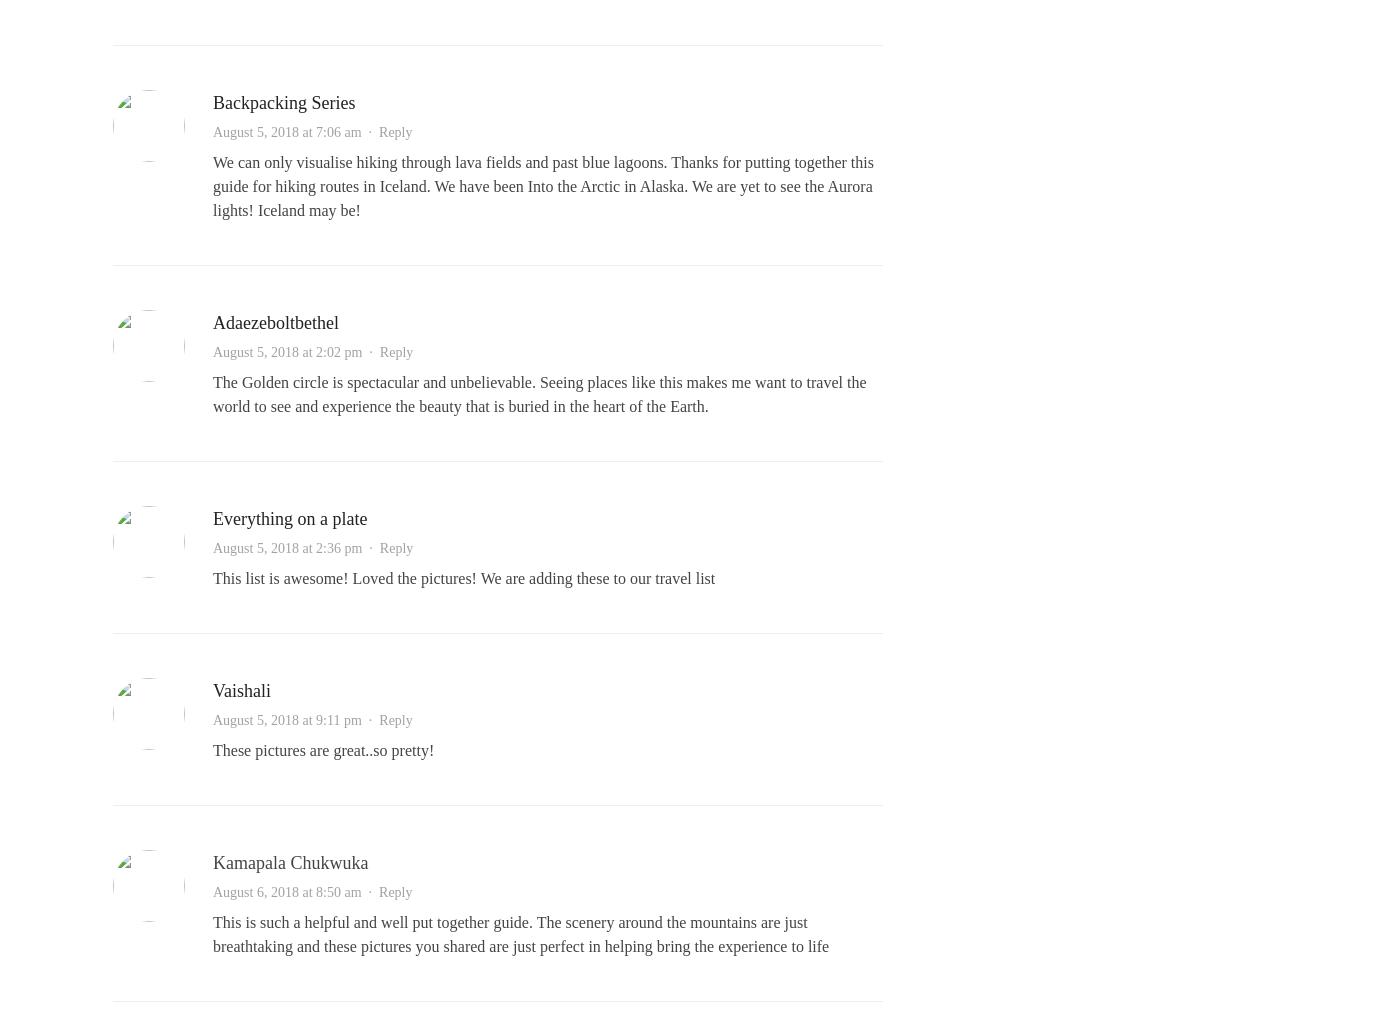 Image resolution: width=1381 pixels, height=1032 pixels. I want to click on 'Vaishali', so click(241, 690).